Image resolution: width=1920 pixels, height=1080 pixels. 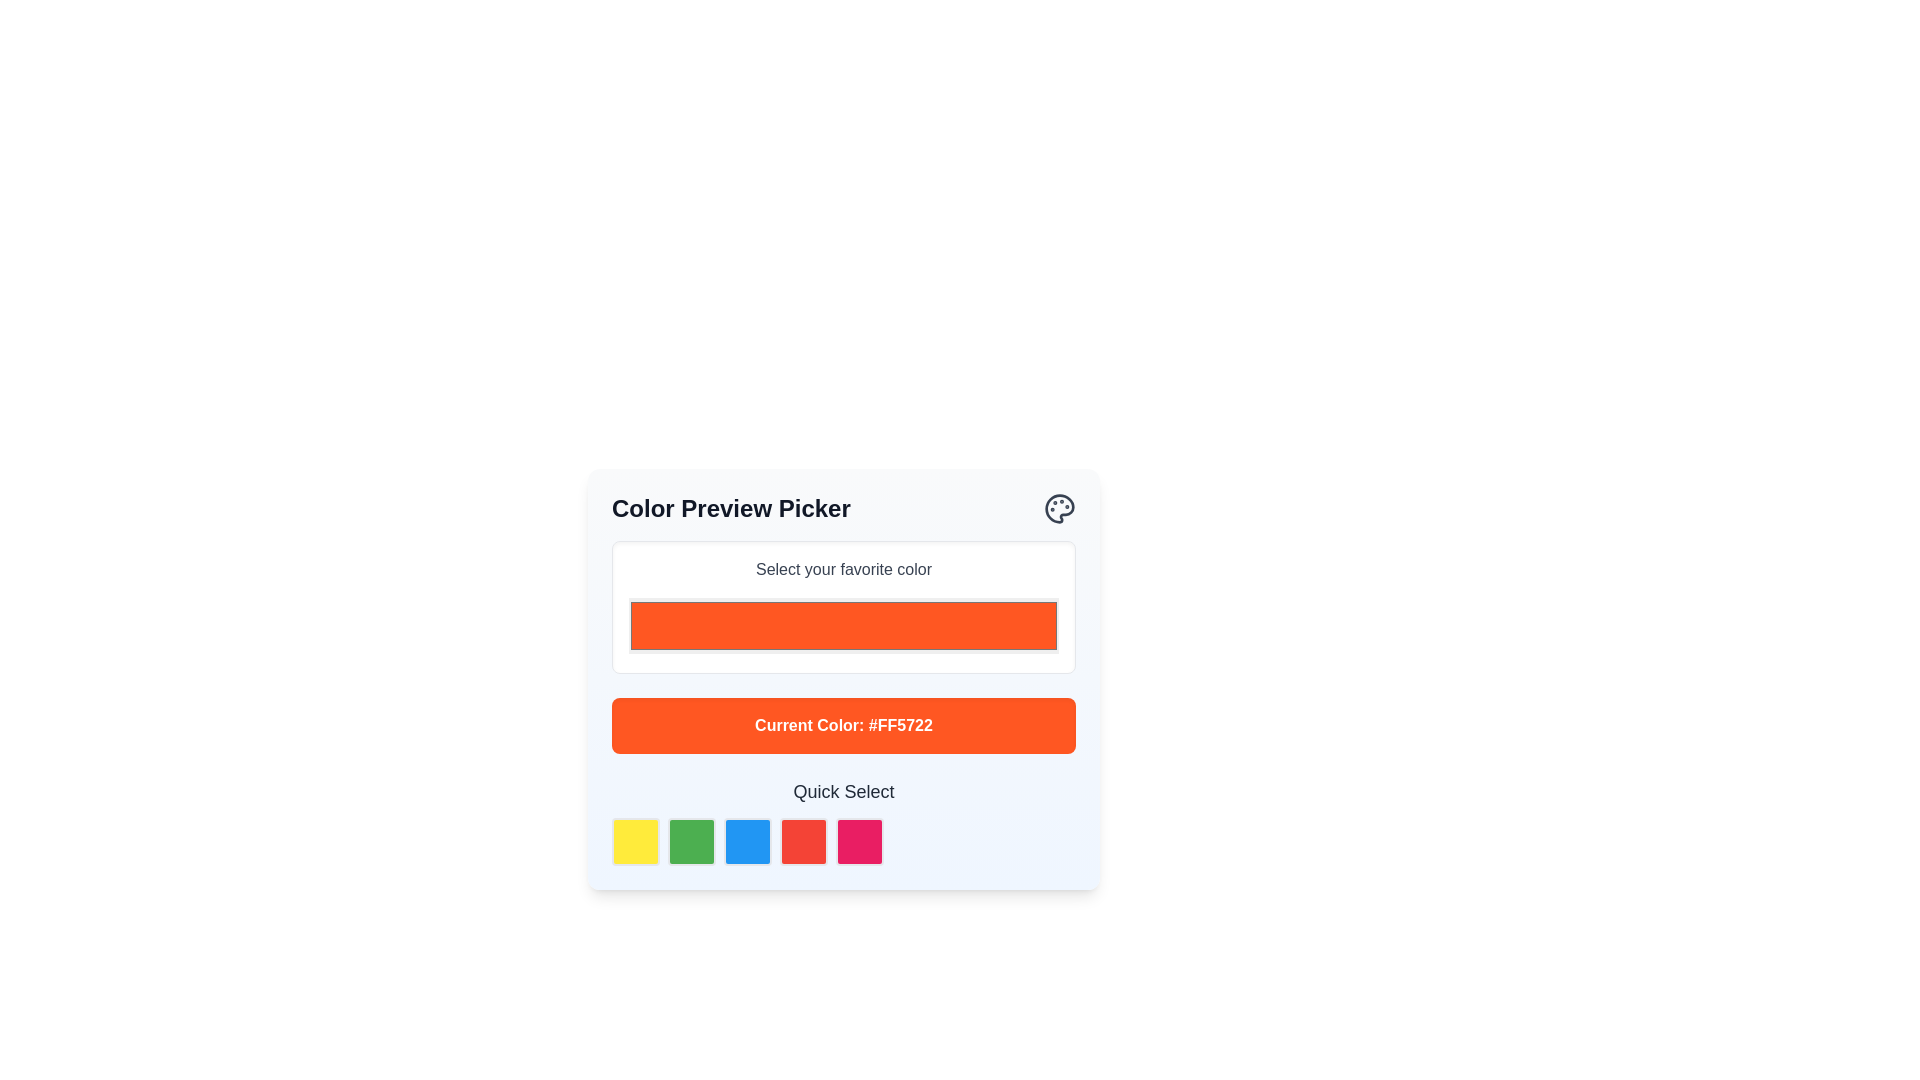 What do you see at coordinates (691, 841) in the screenshot?
I see `the green button with rounded corners located under 'Quick Select'` at bounding box center [691, 841].